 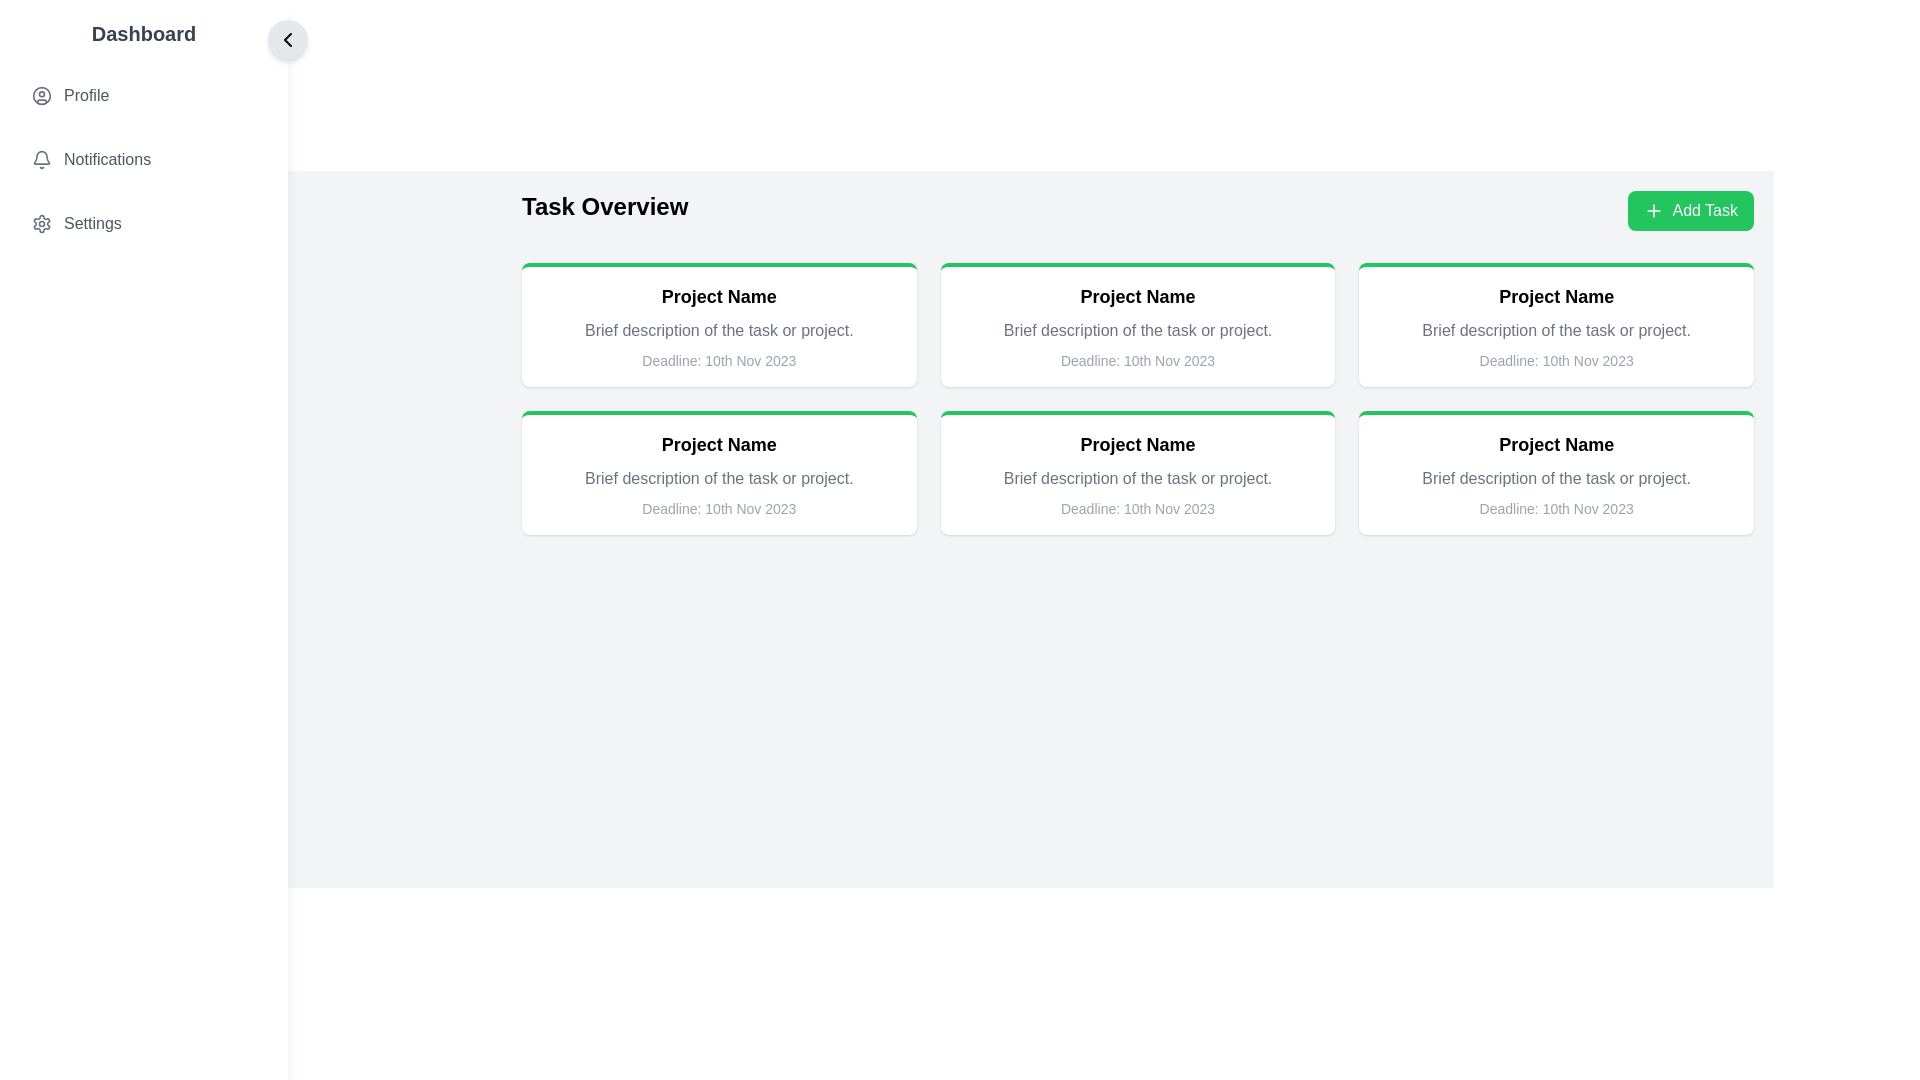 I want to click on a keyboard shortcut, so click(x=143, y=134).